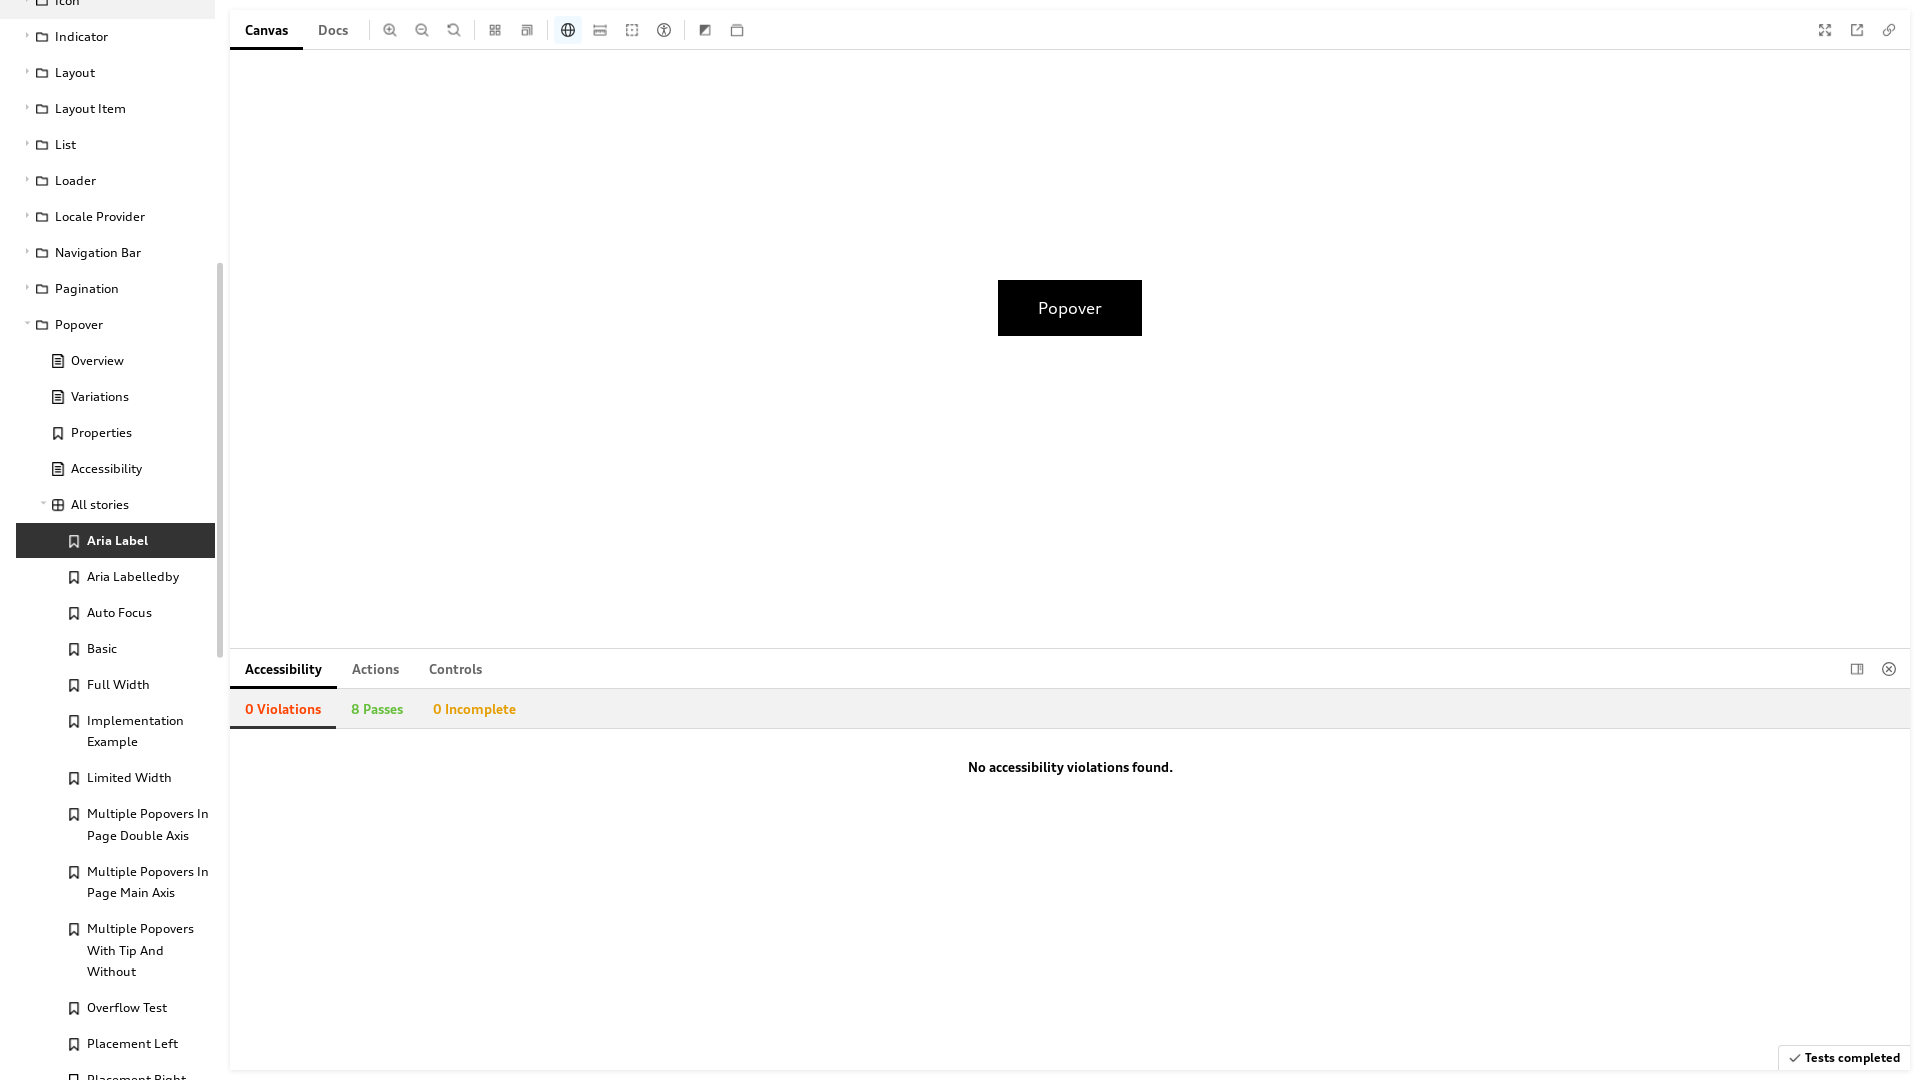  What do you see at coordinates (106, 108) in the screenshot?
I see `'Layout Item'` at bounding box center [106, 108].